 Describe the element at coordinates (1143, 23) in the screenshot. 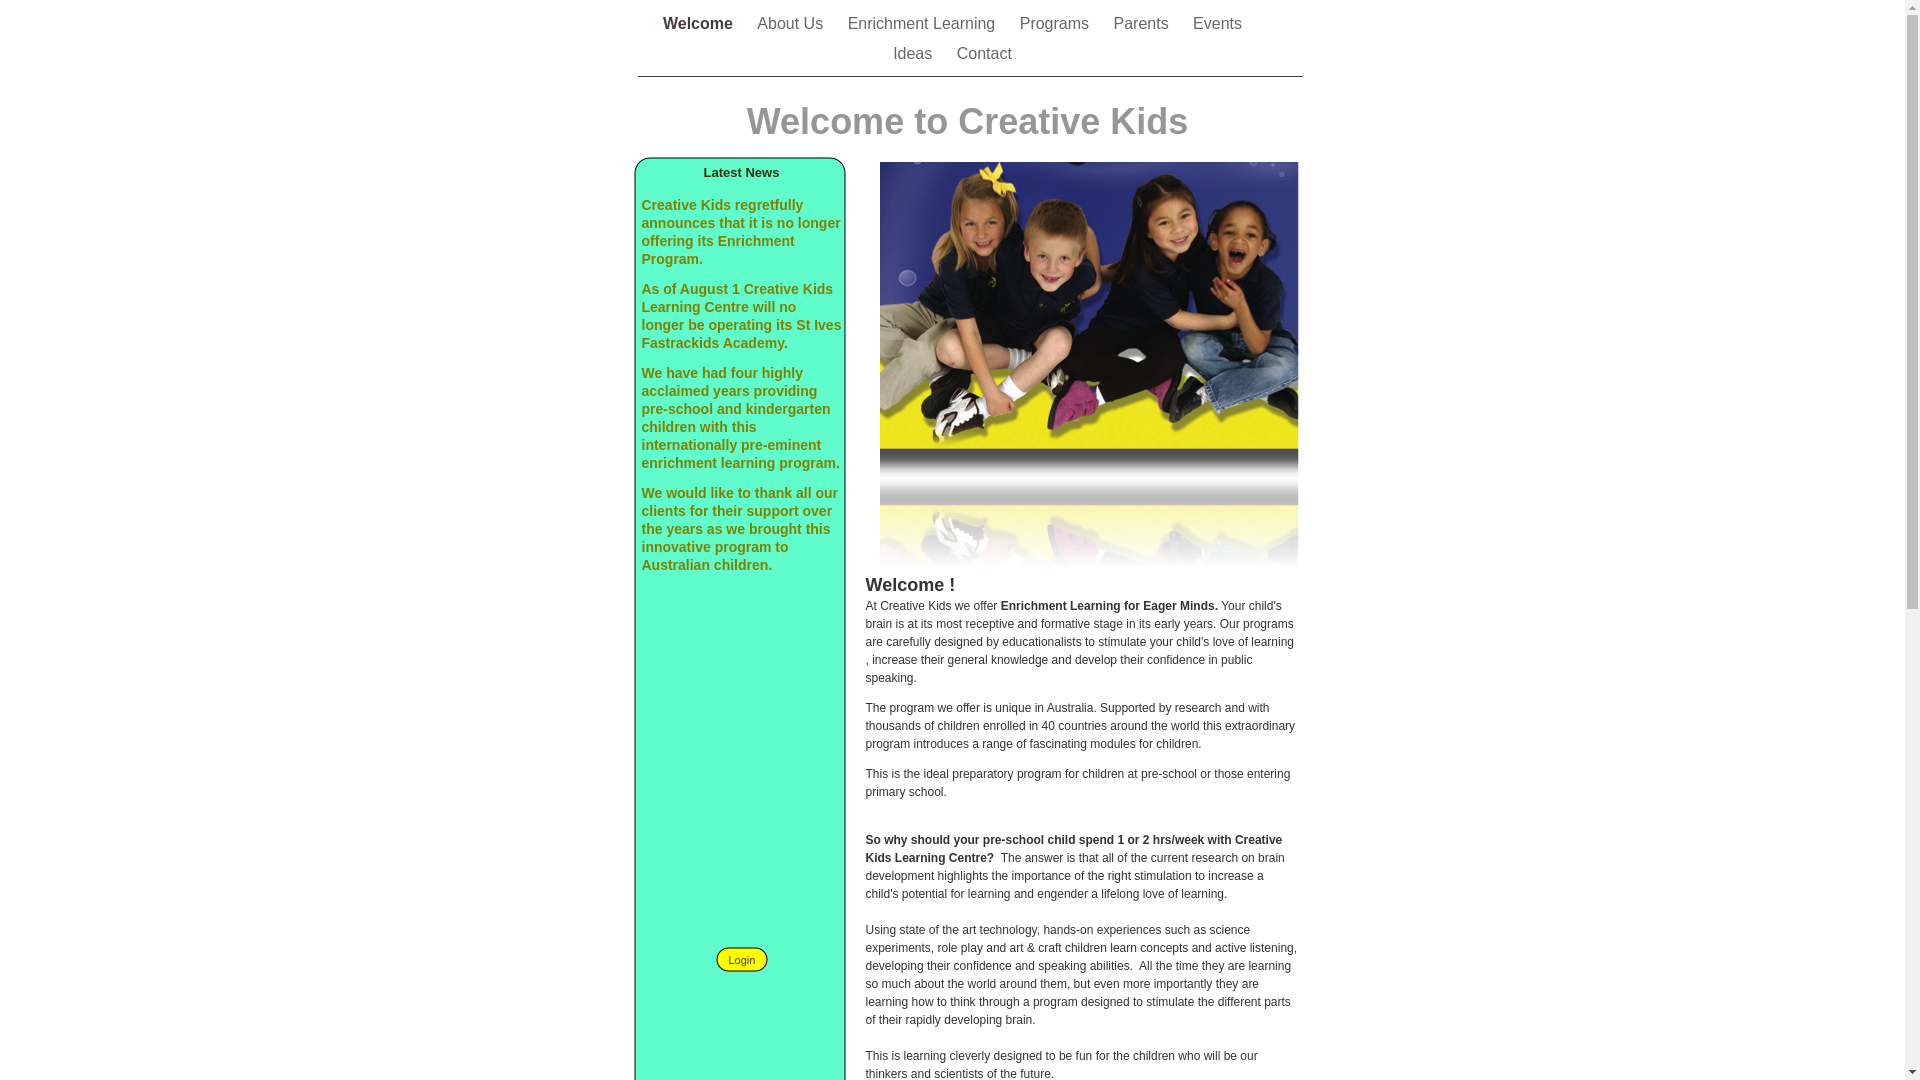

I see `'Parents'` at that location.